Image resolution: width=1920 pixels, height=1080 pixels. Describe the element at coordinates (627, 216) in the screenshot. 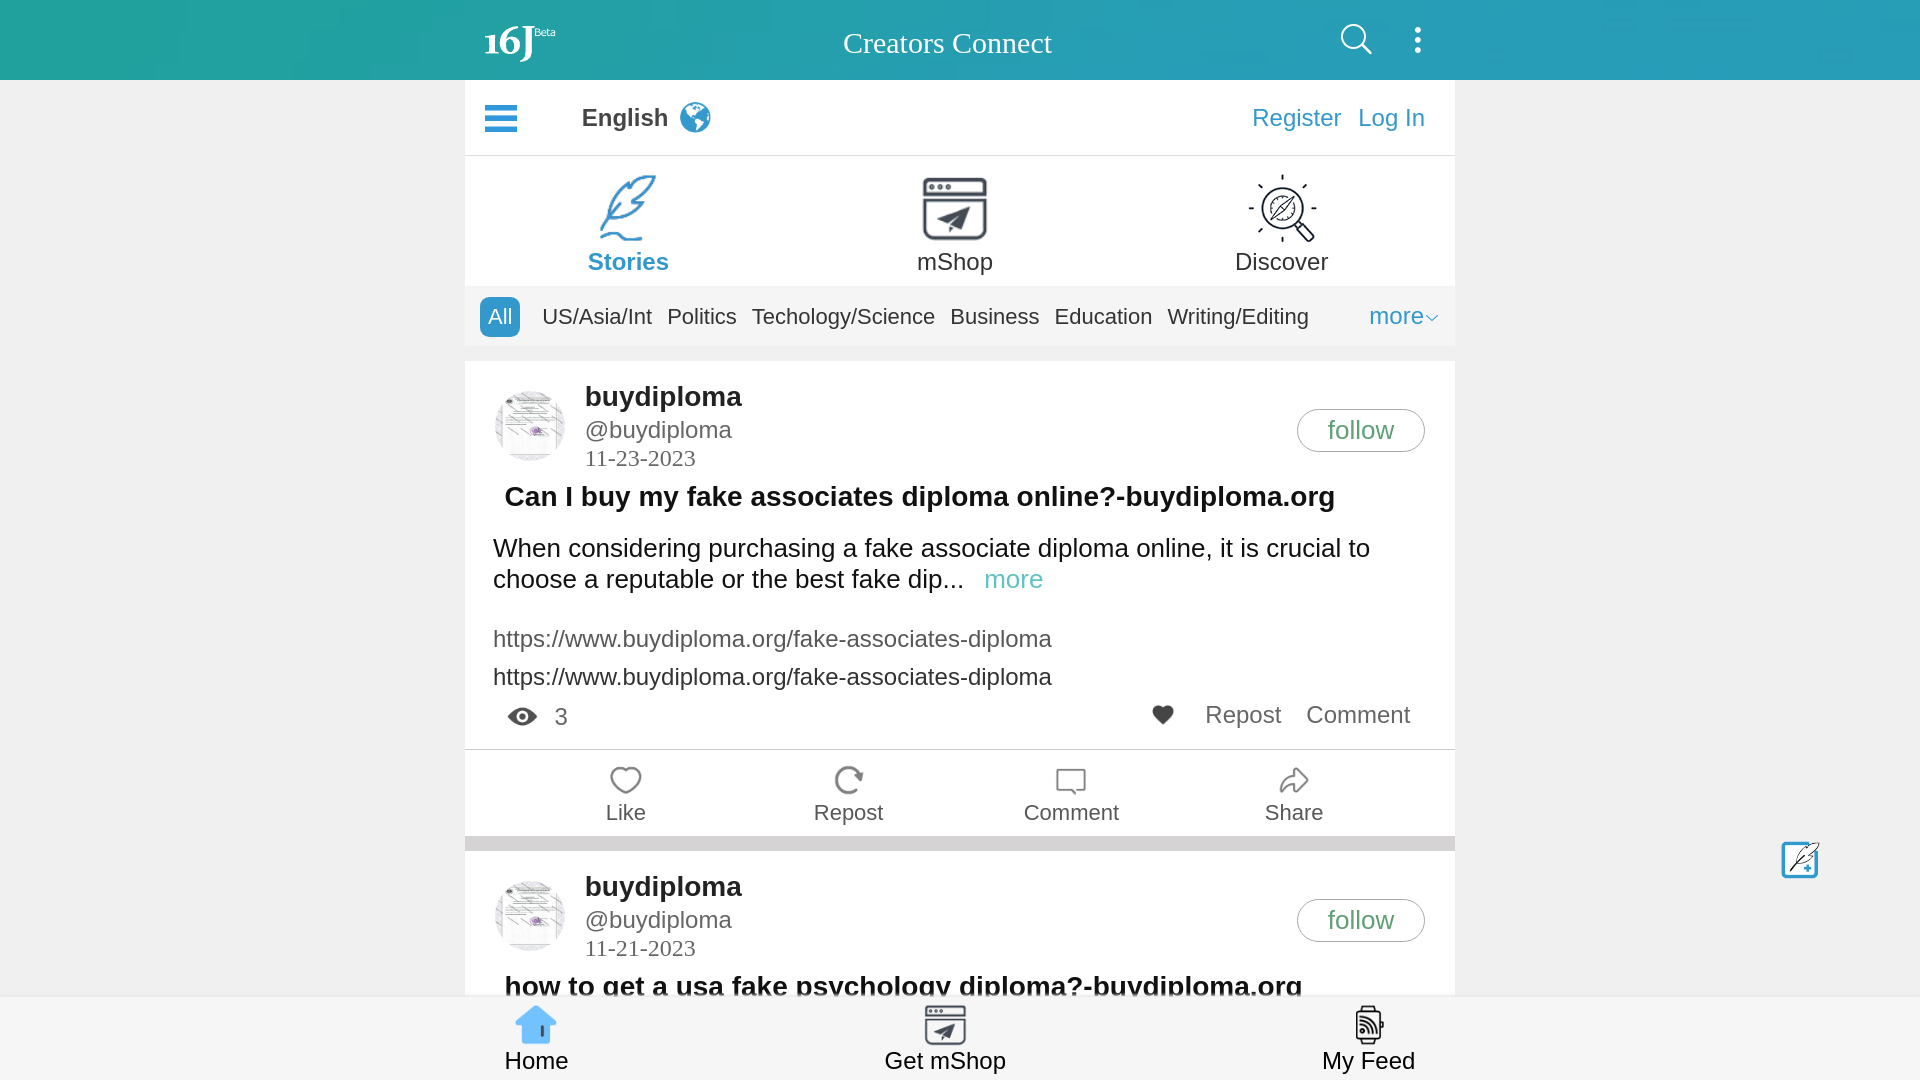

I see `'Stories'` at that location.